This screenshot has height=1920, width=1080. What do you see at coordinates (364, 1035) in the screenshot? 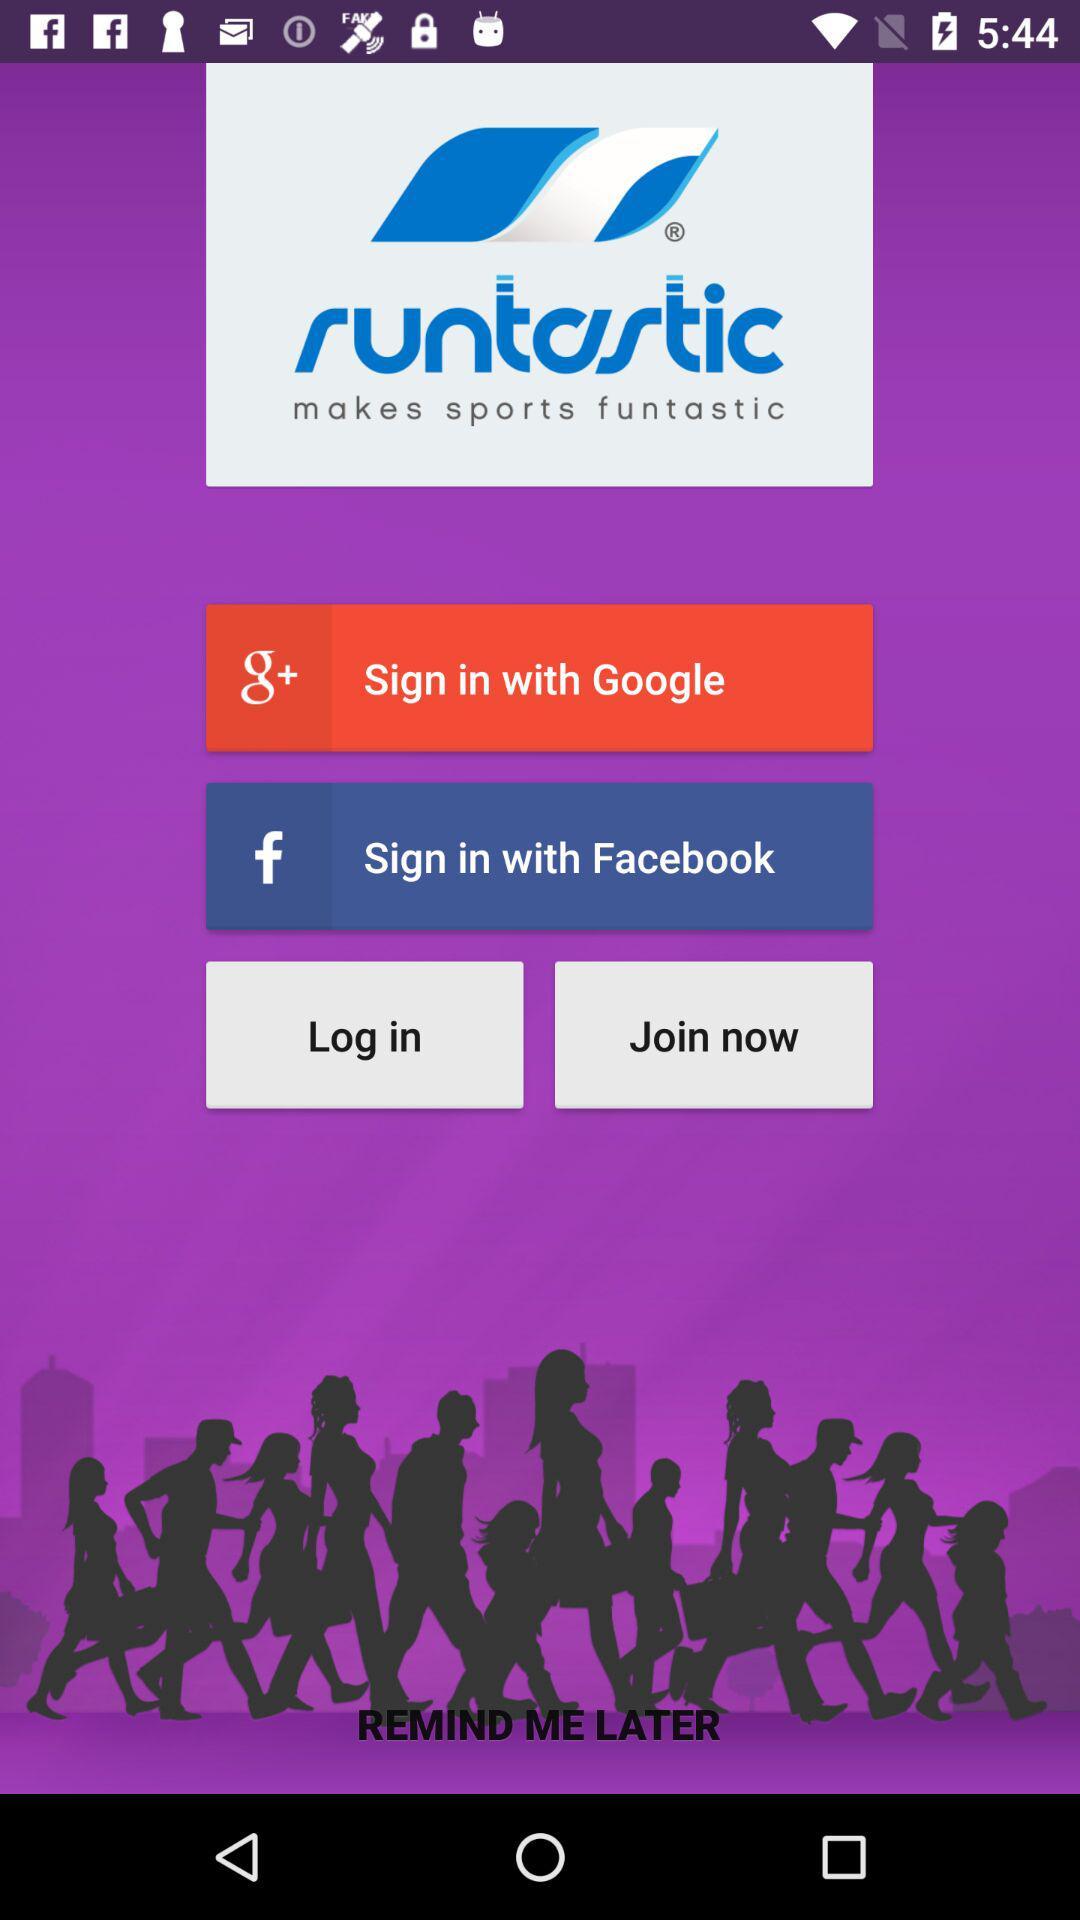
I see `icon next to the join now button` at bounding box center [364, 1035].